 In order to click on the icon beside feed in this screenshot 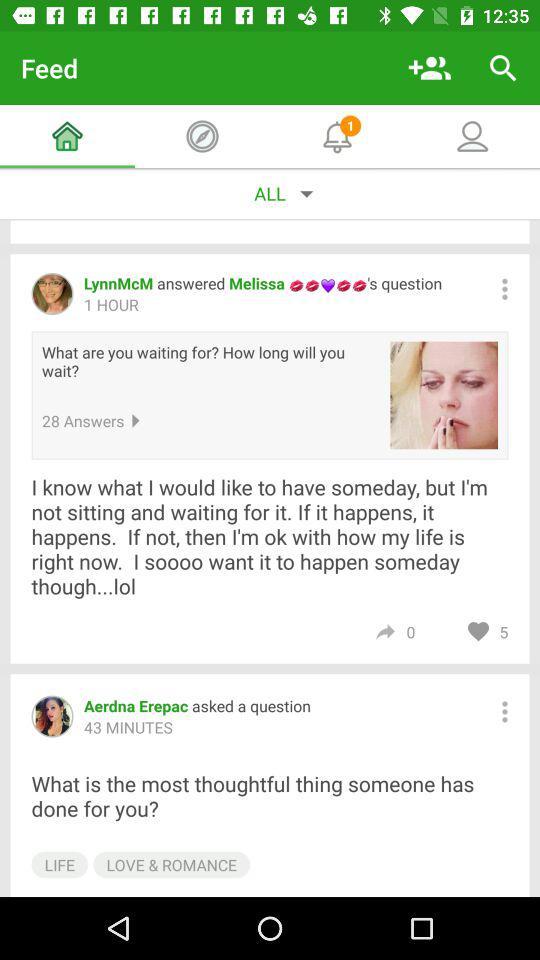, I will do `click(429, 68)`.